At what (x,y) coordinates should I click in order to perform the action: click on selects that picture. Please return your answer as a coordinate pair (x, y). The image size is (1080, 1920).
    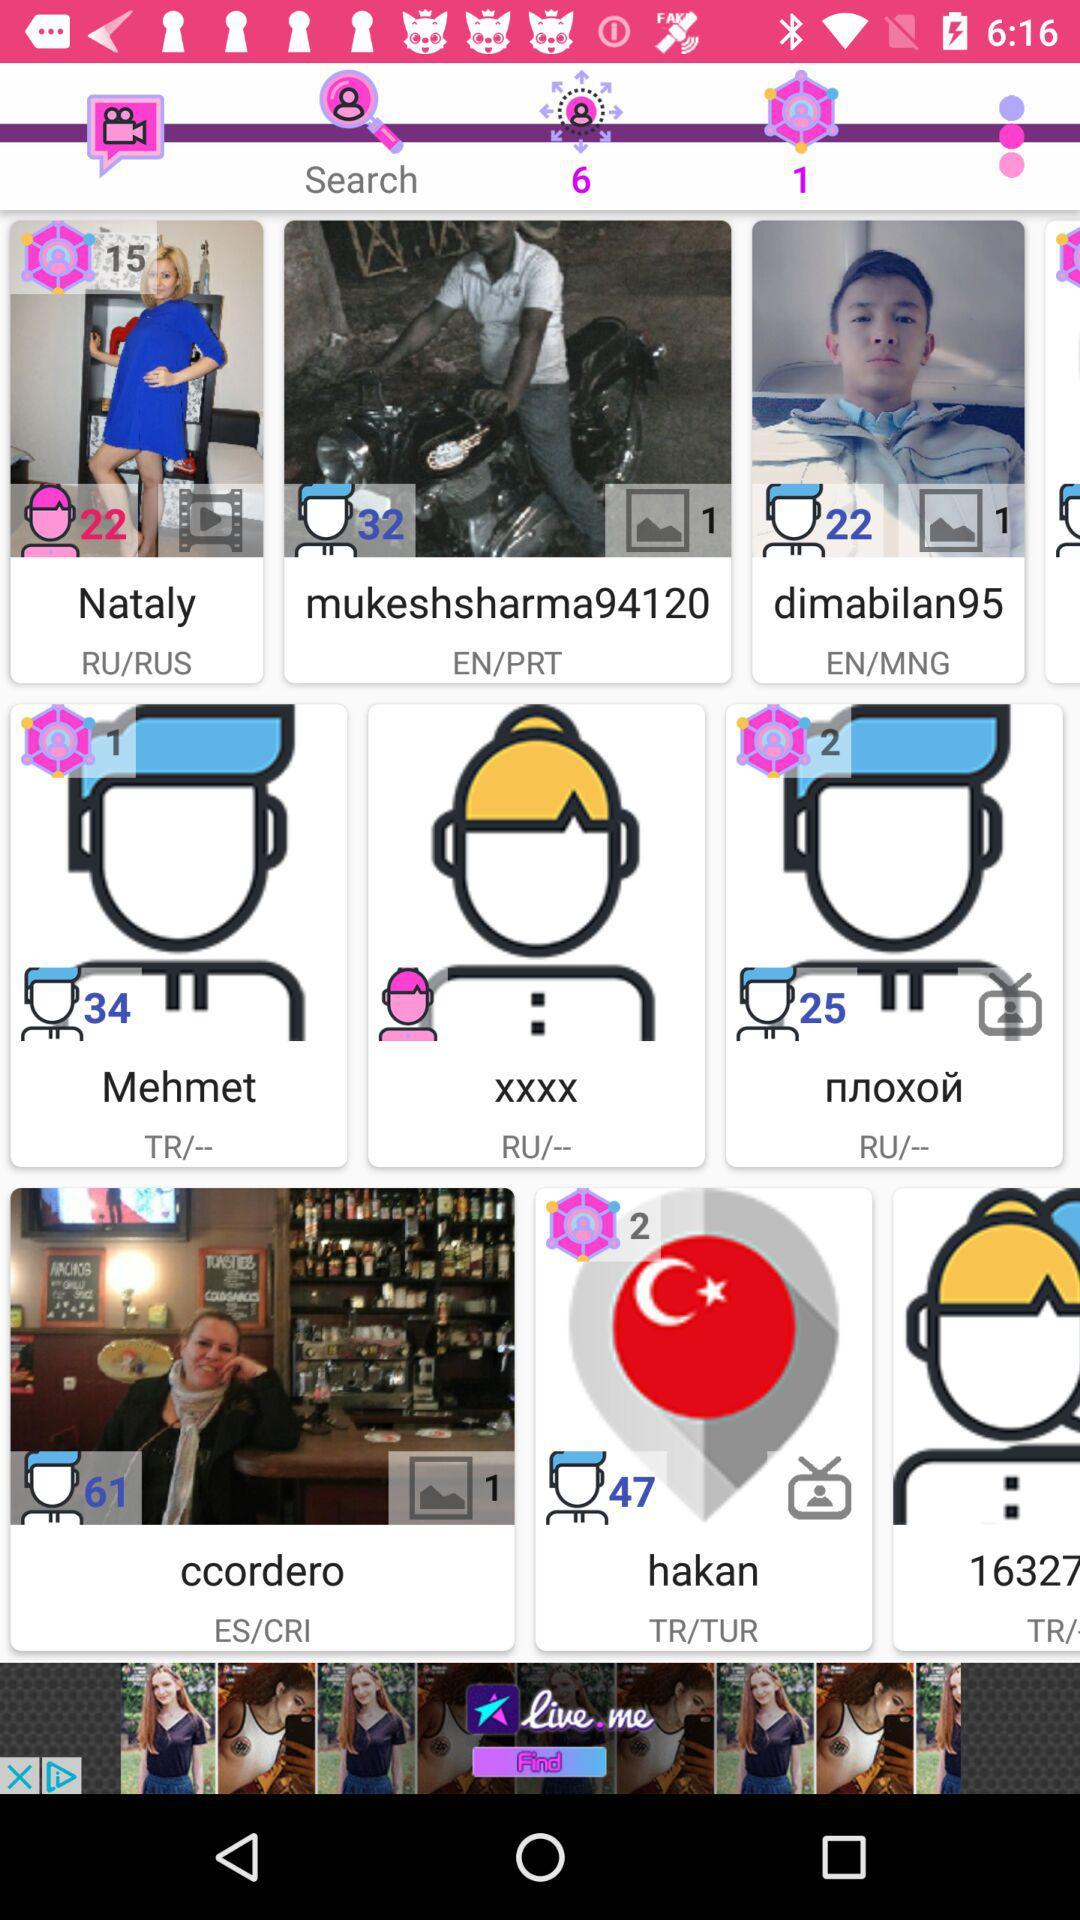
    Looking at the image, I should click on (893, 872).